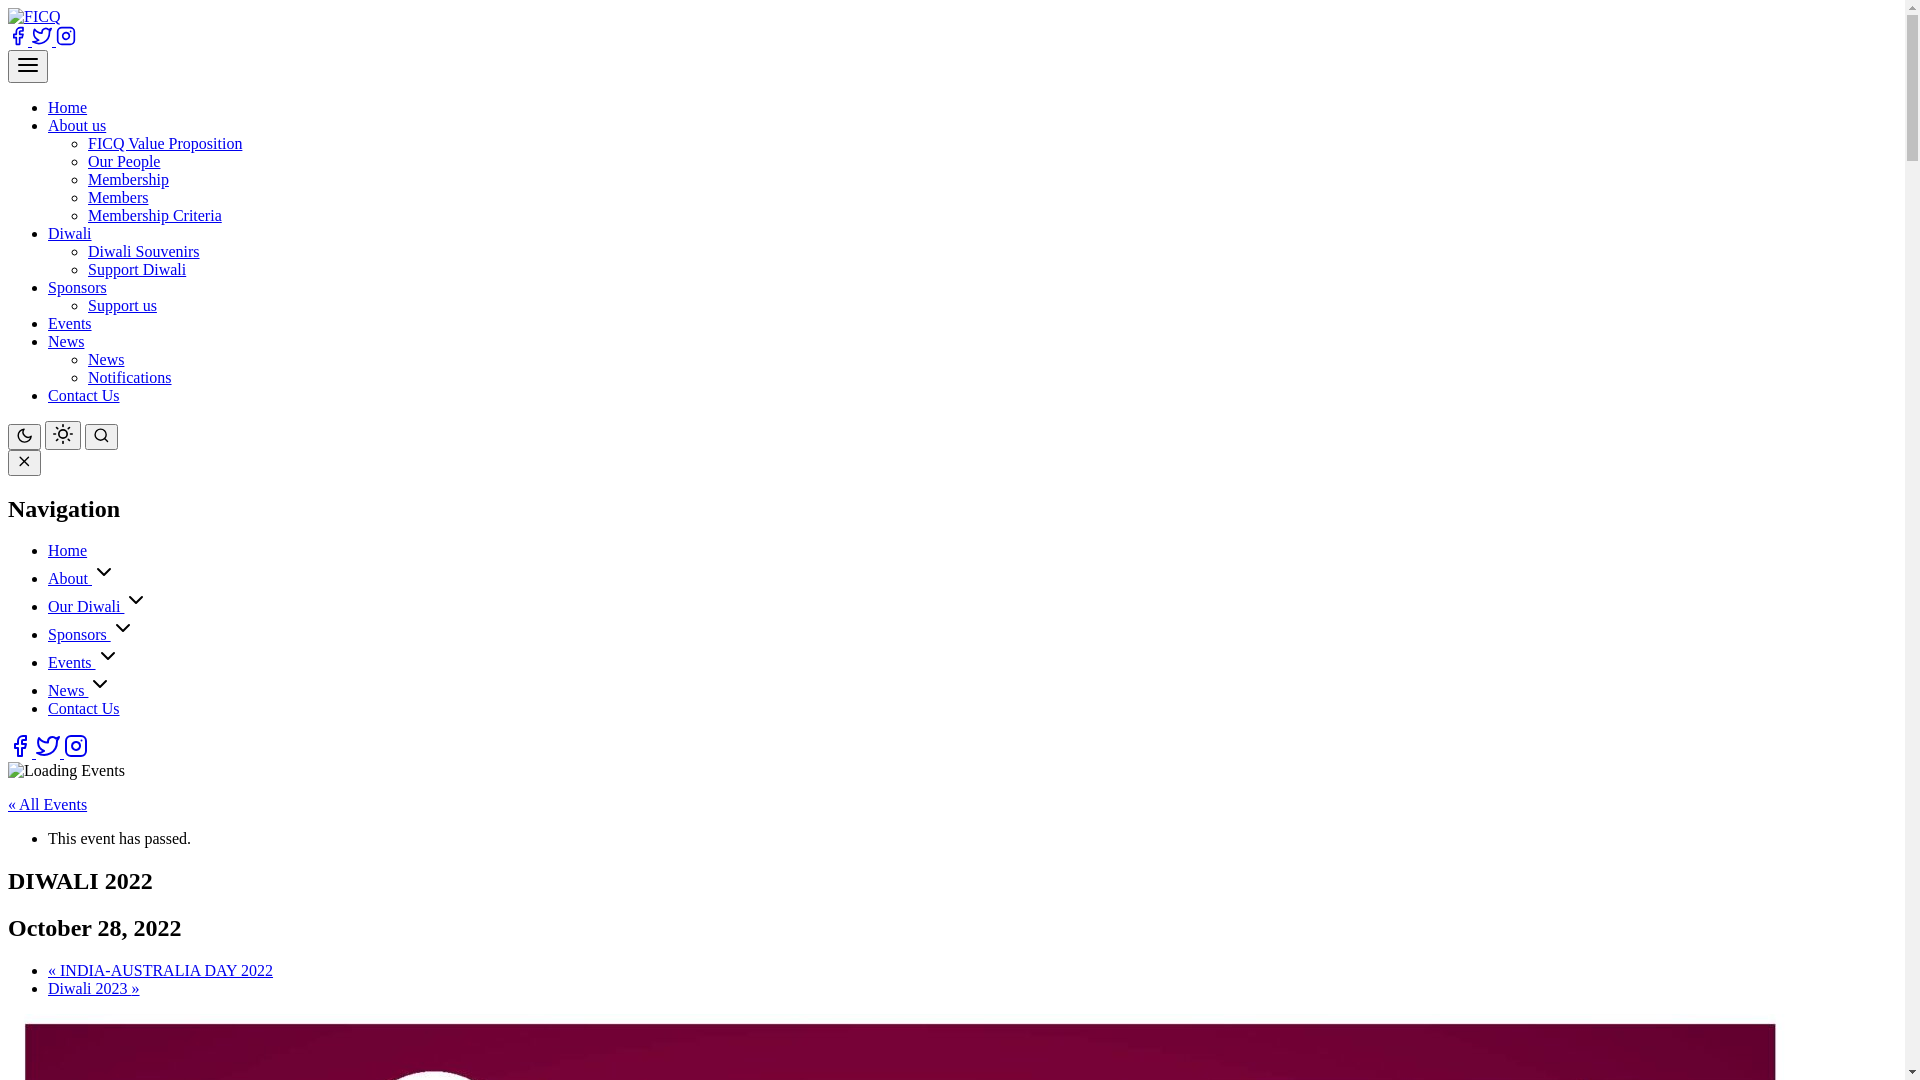 This screenshot has width=1920, height=1080. What do you see at coordinates (48, 340) in the screenshot?
I see `'News'` at bounding box center [48, 340].